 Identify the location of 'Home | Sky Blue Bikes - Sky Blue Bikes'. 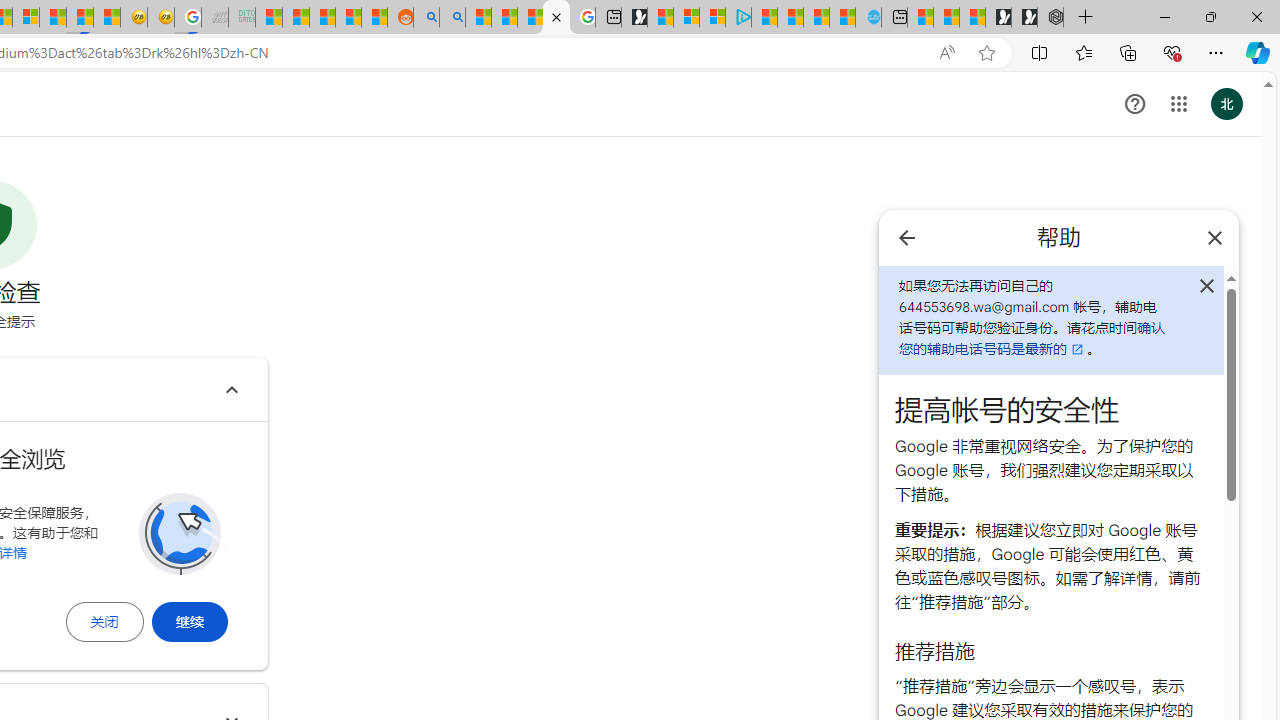
(868, 17).